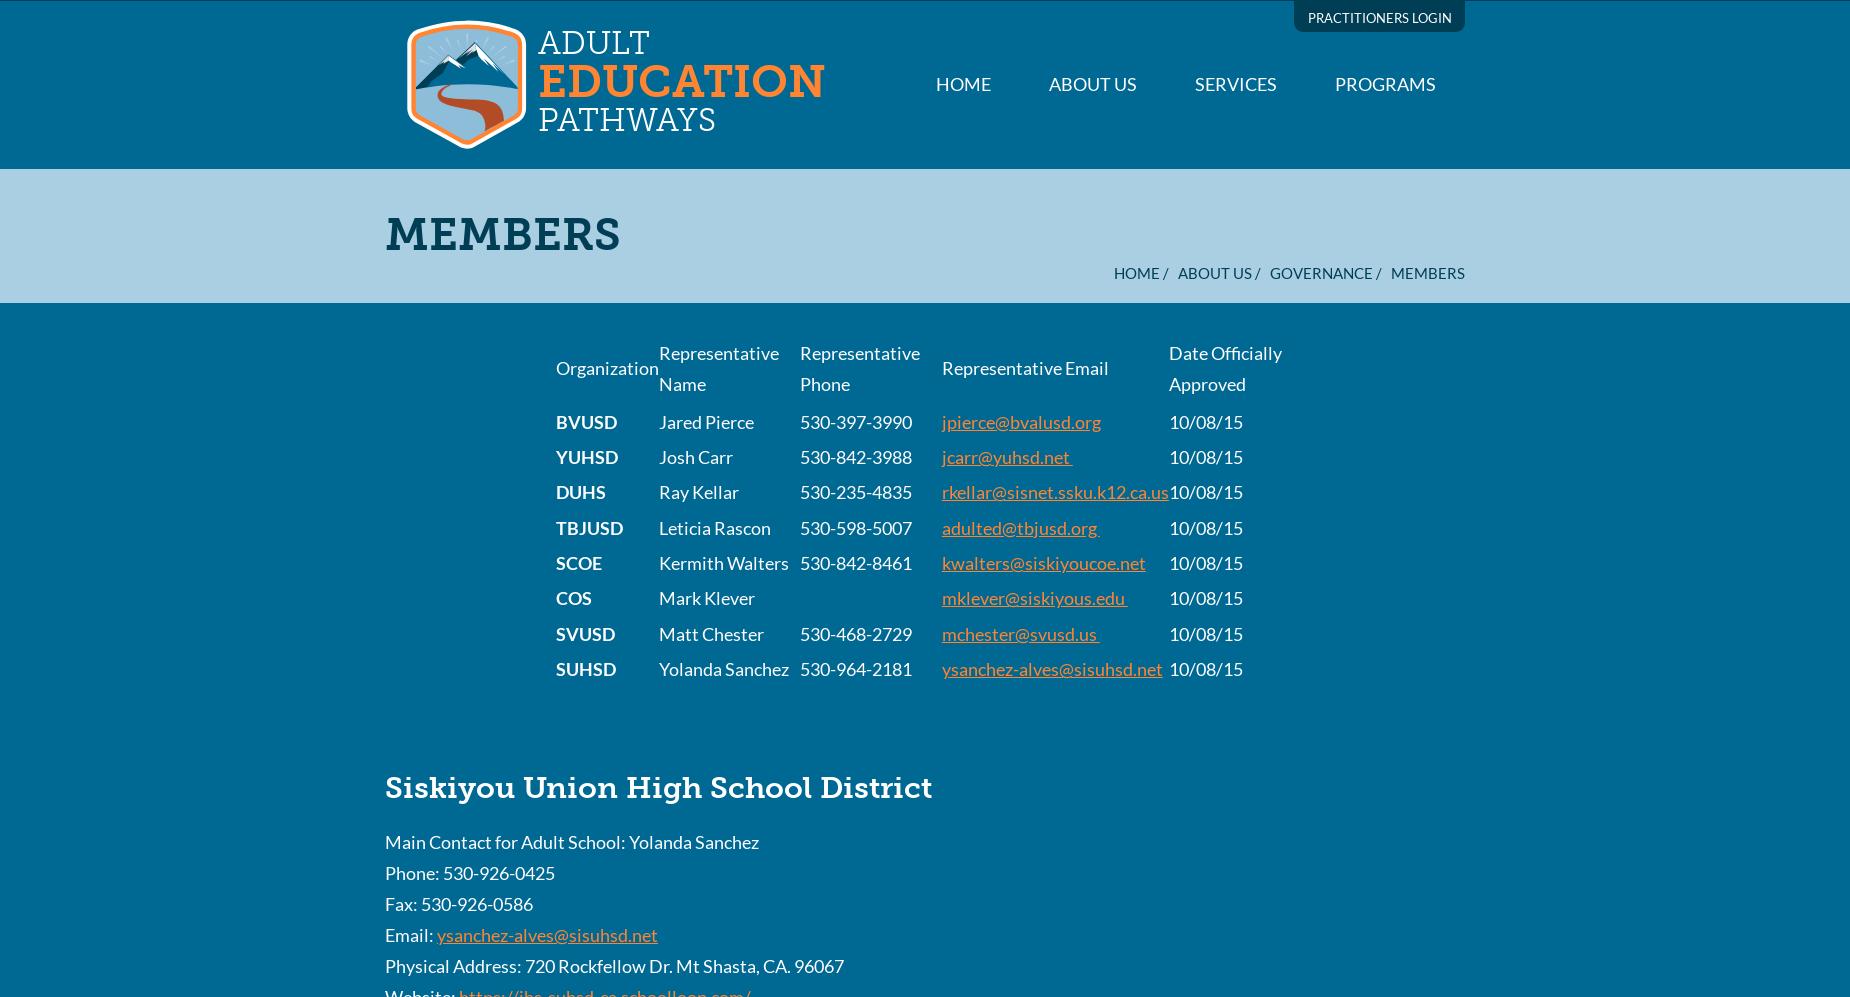  What do you see at coordinates (587, 470) in the screenshot?
I see `'Diploma Completion, GED Preparation, Internships,'` at bounding box center [587, 470].